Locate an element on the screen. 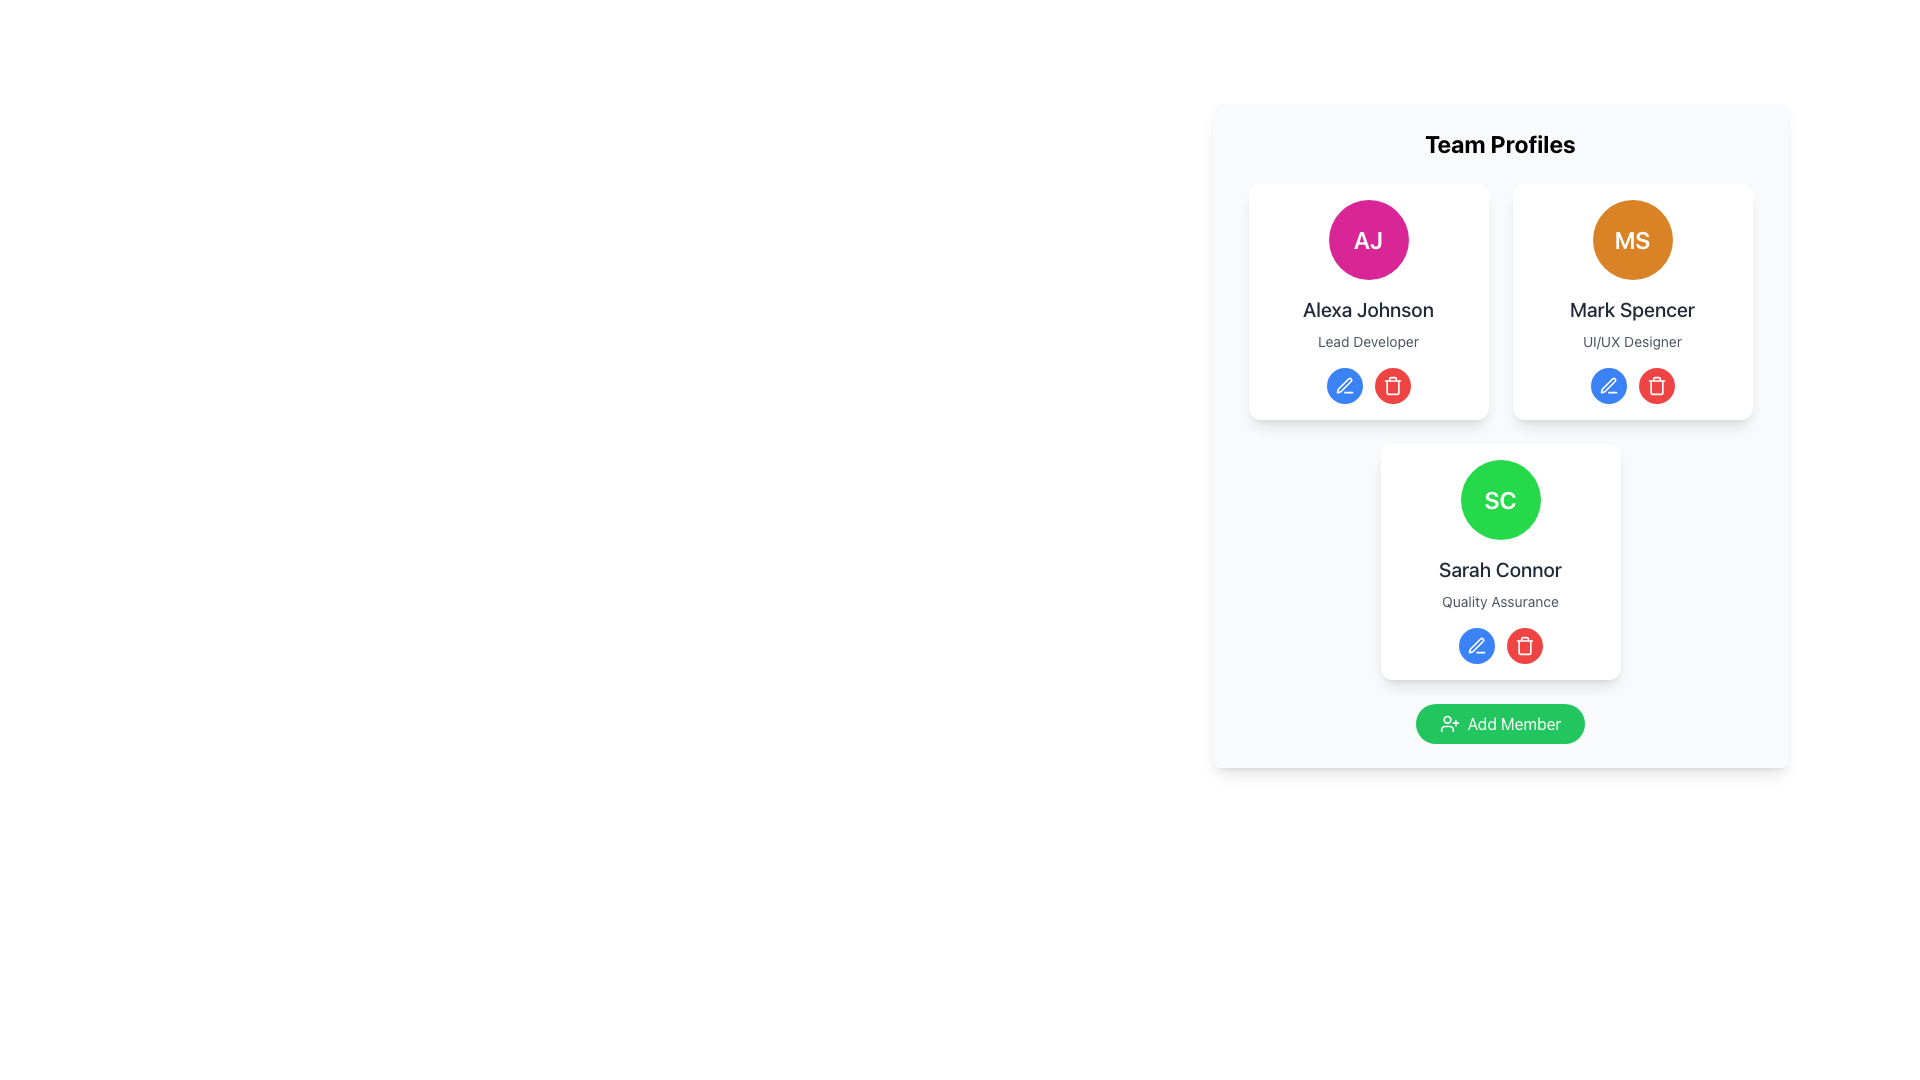 This screenshot has height=1080, width=1920. the pen icon located in the bottom-left corner of the profile card for 'Alexa Johnson' to initiate the edit action is located at coordinates (1344, 385).